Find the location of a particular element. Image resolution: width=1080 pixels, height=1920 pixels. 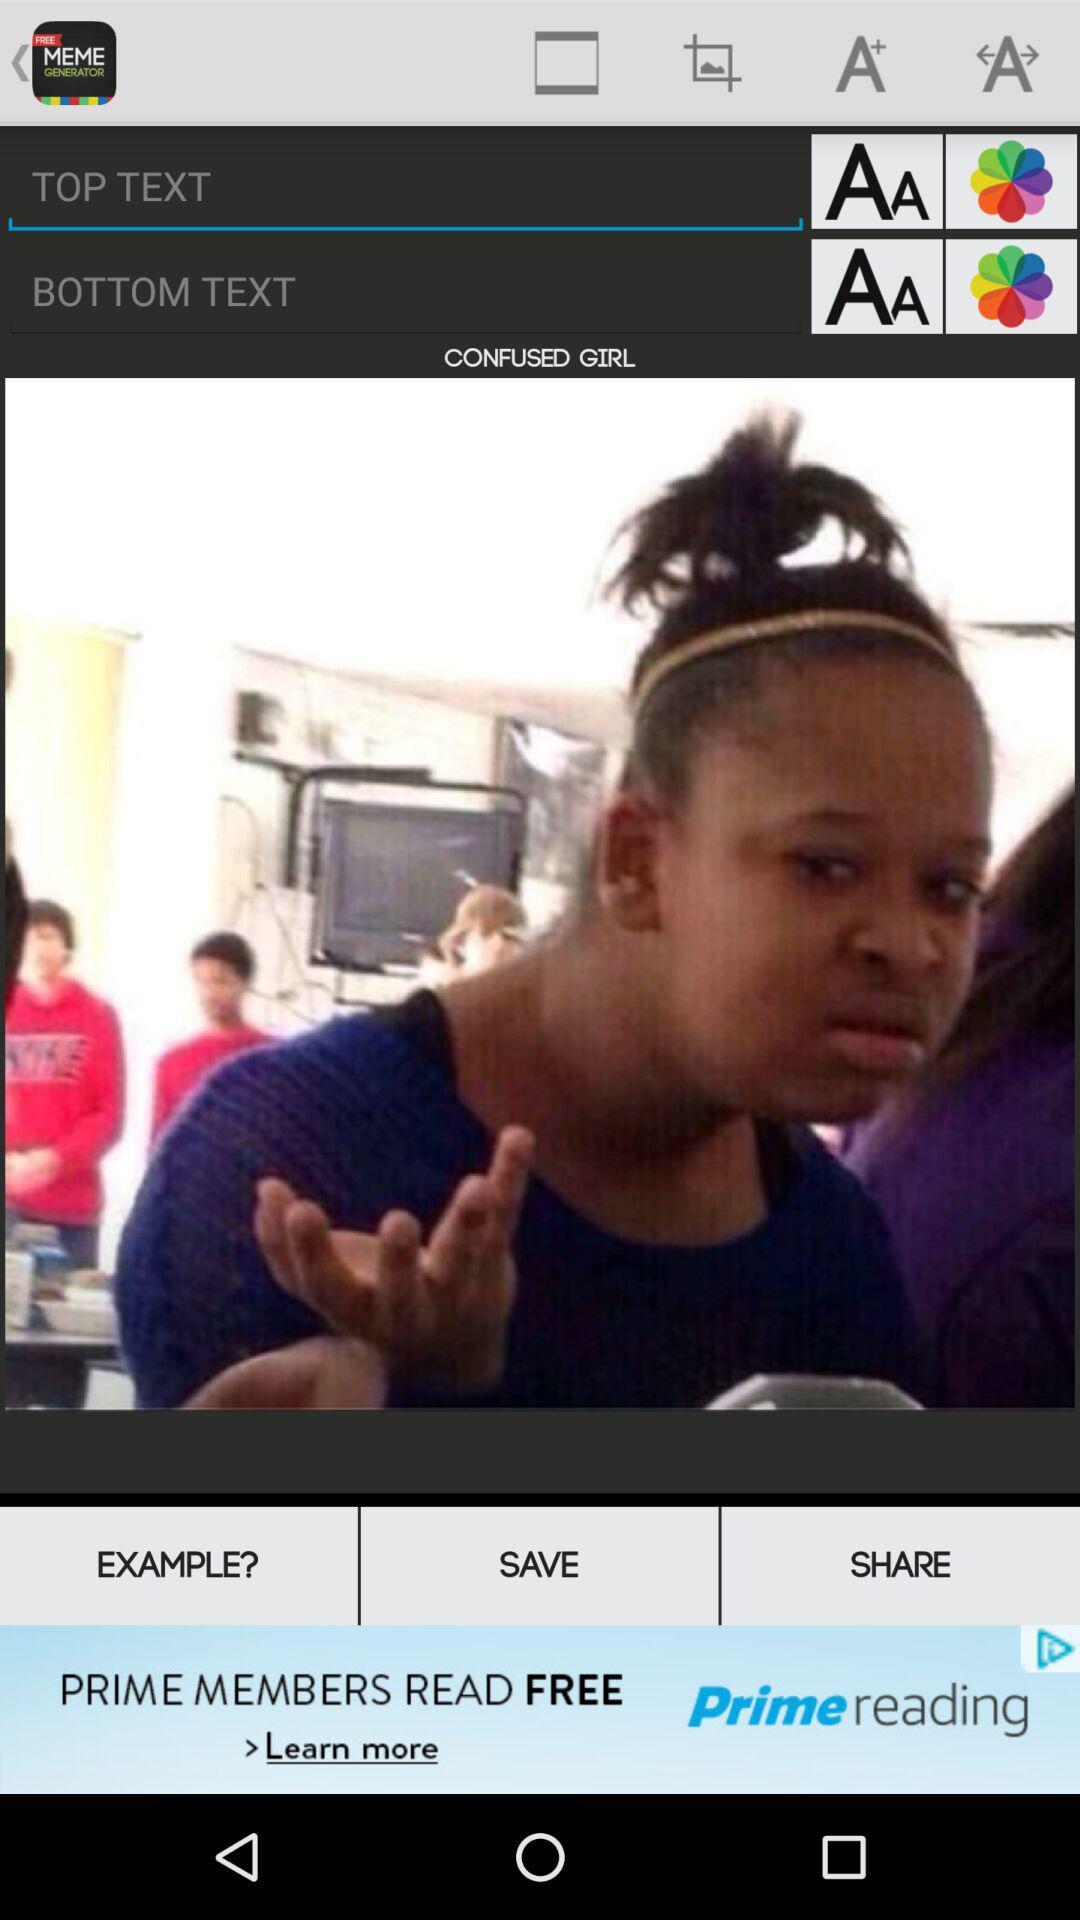

change text settings is located at coordinates (876, 181).